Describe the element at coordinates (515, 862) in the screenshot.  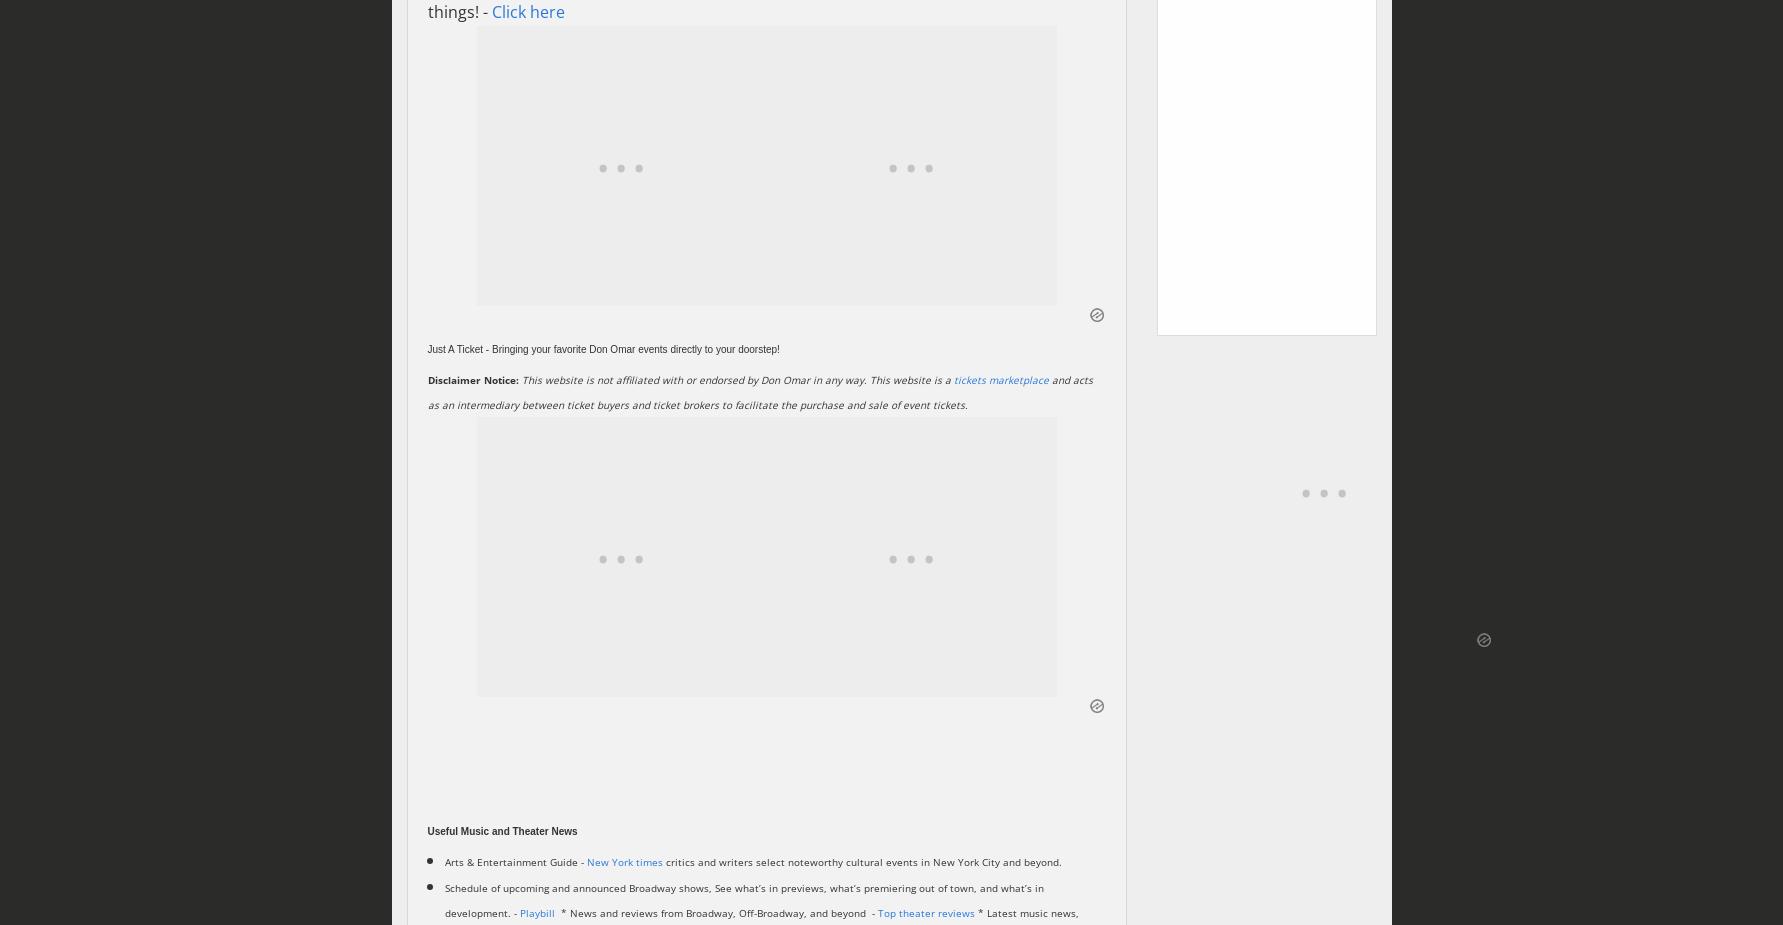
I see `'Arts & Entertainment Guide -'` at that location.